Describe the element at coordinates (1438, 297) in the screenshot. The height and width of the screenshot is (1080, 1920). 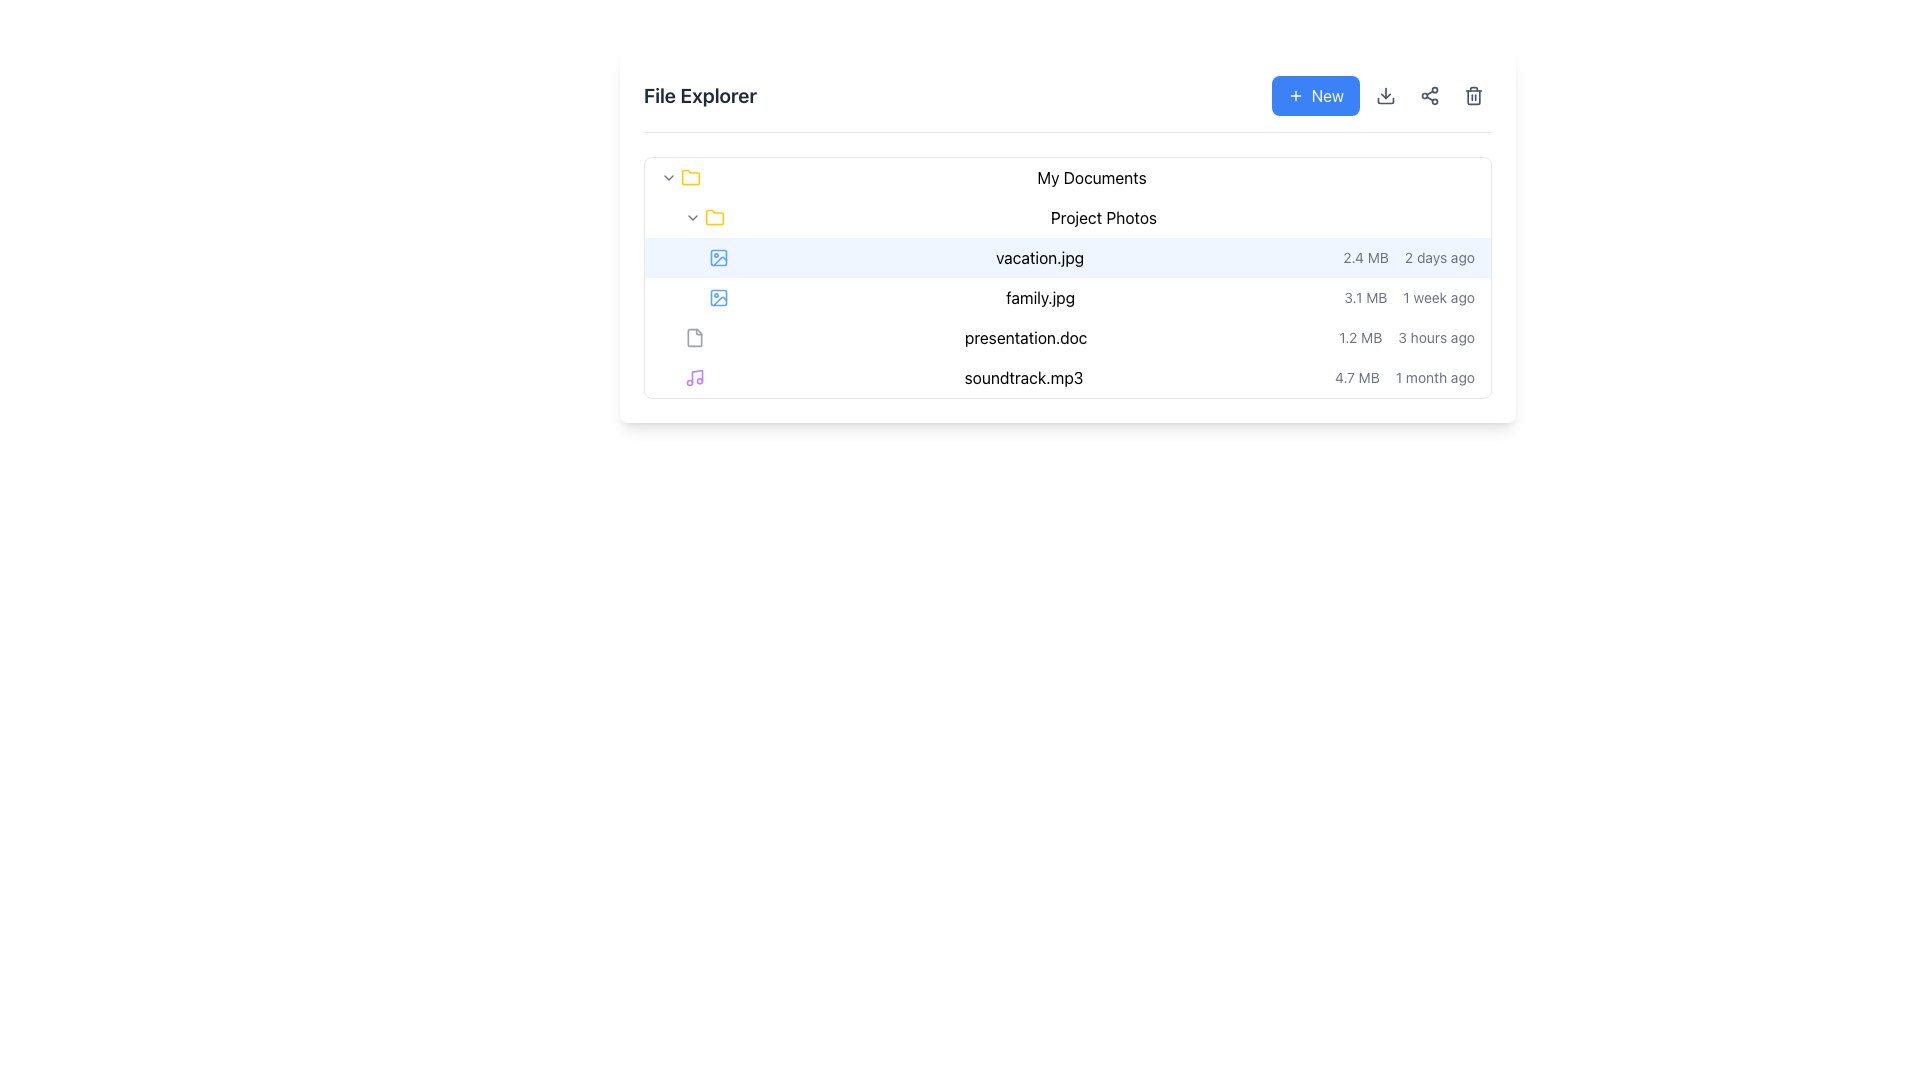
I see `the static text label indicating the timestamp or relative age of the associated file, which is positioned to the far right of the '3.1 MB' file size label` at that location.